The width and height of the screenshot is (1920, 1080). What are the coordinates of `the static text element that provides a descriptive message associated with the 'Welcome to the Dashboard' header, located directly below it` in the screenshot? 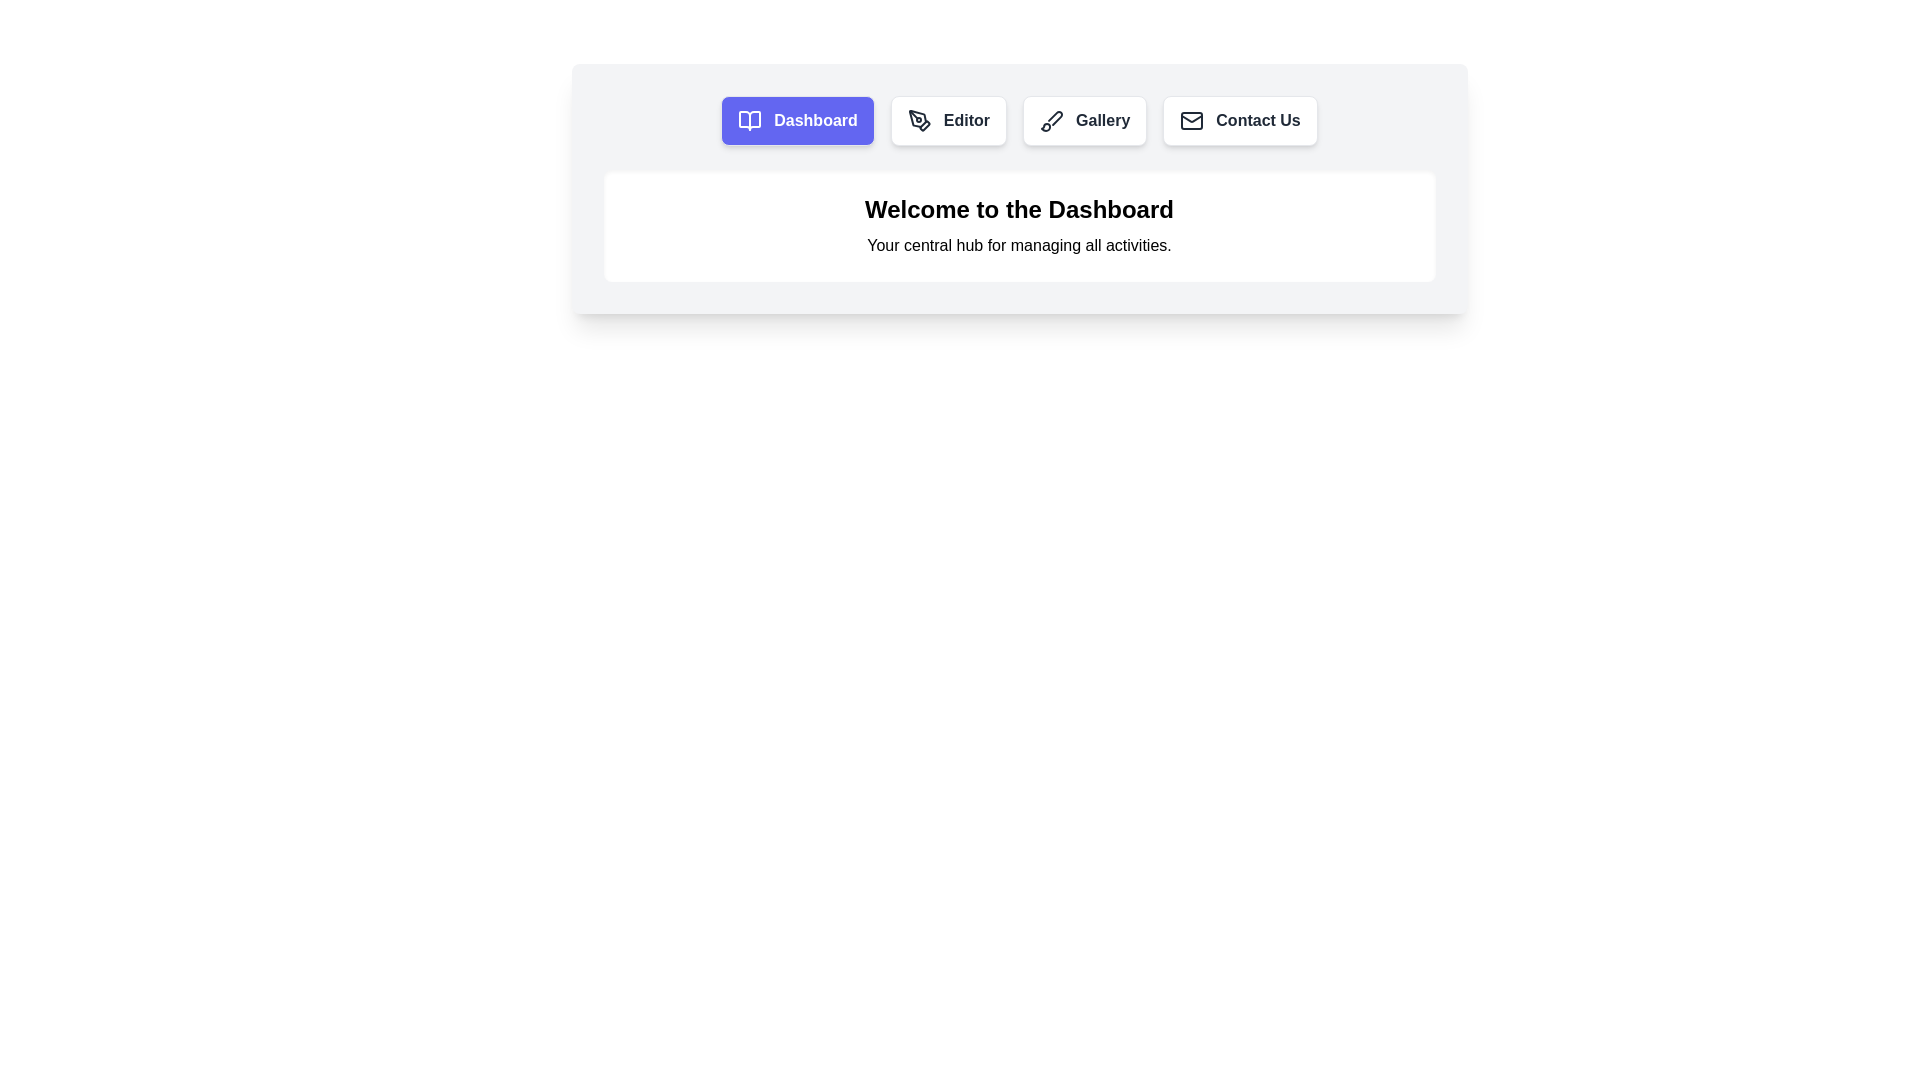 It's located at (1019, 245).